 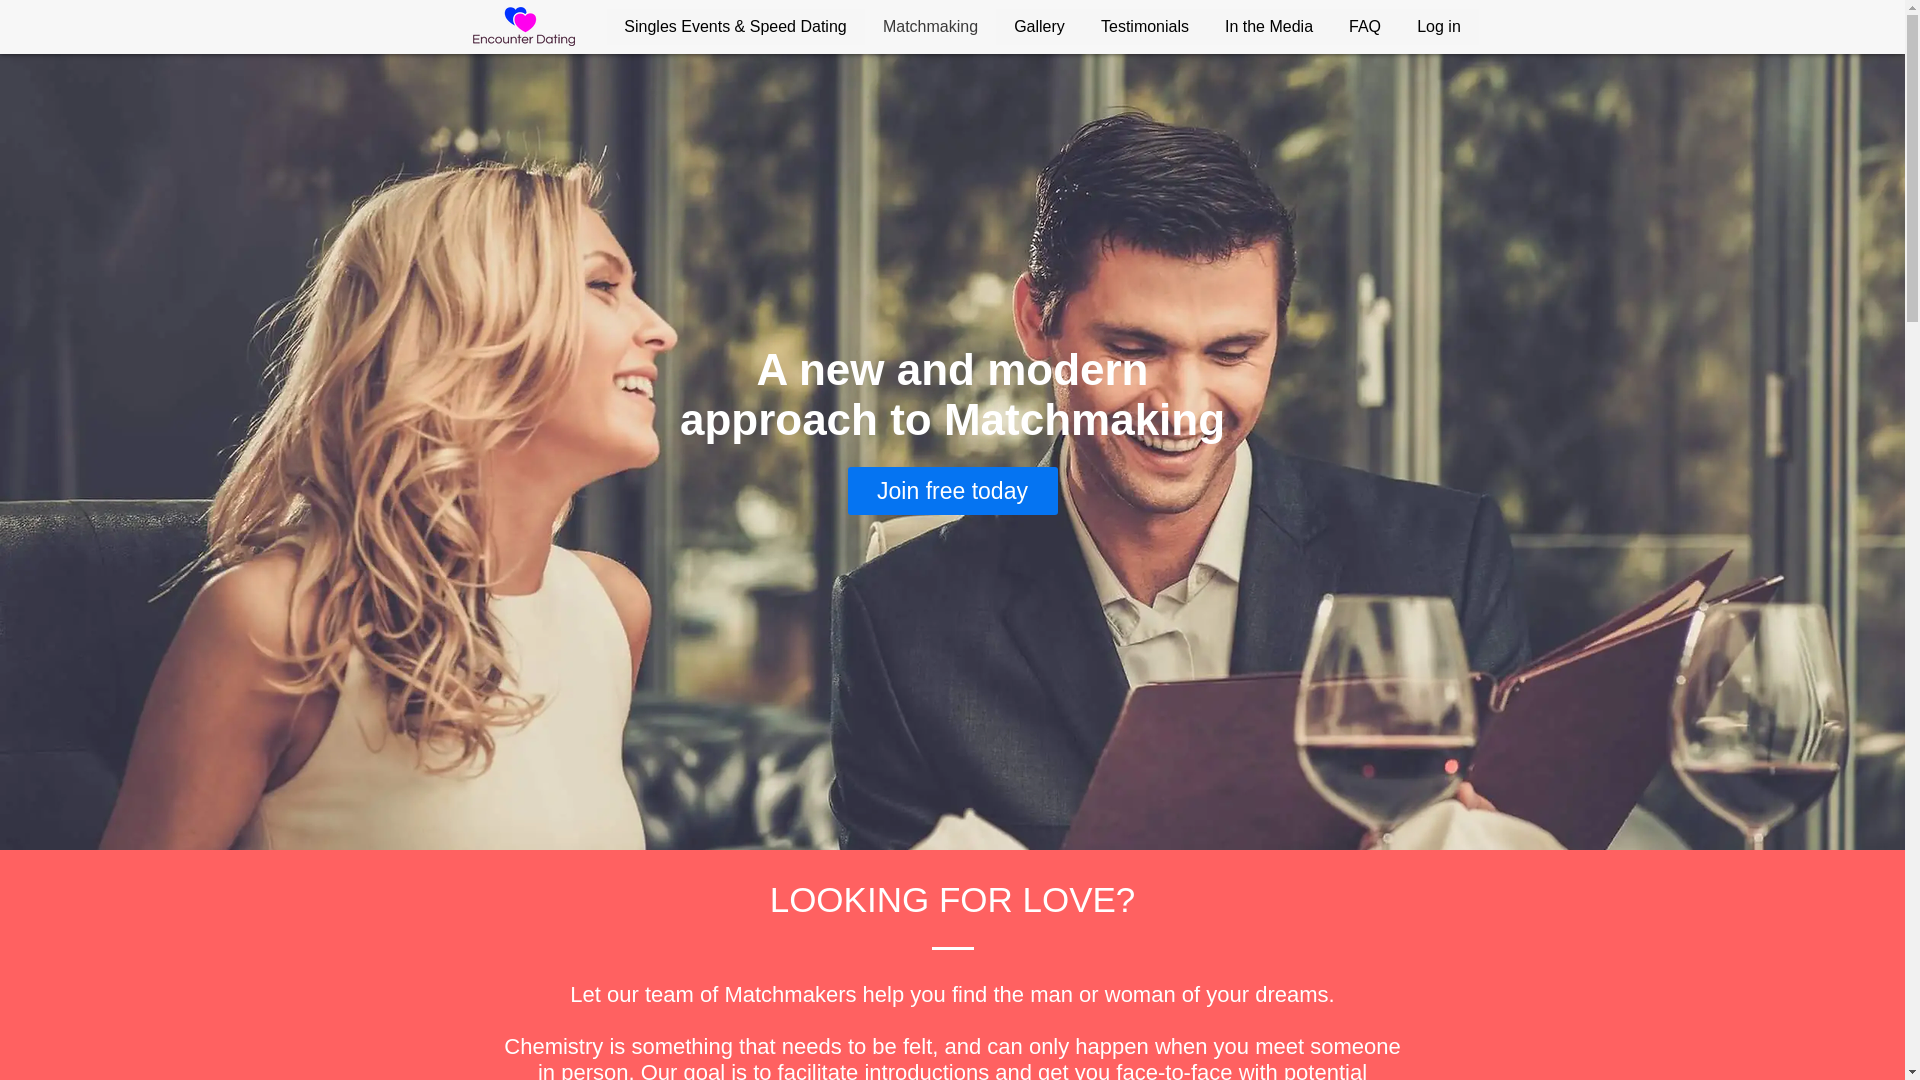 I want to click on 'In the Media', so click(x=1266, y=27).